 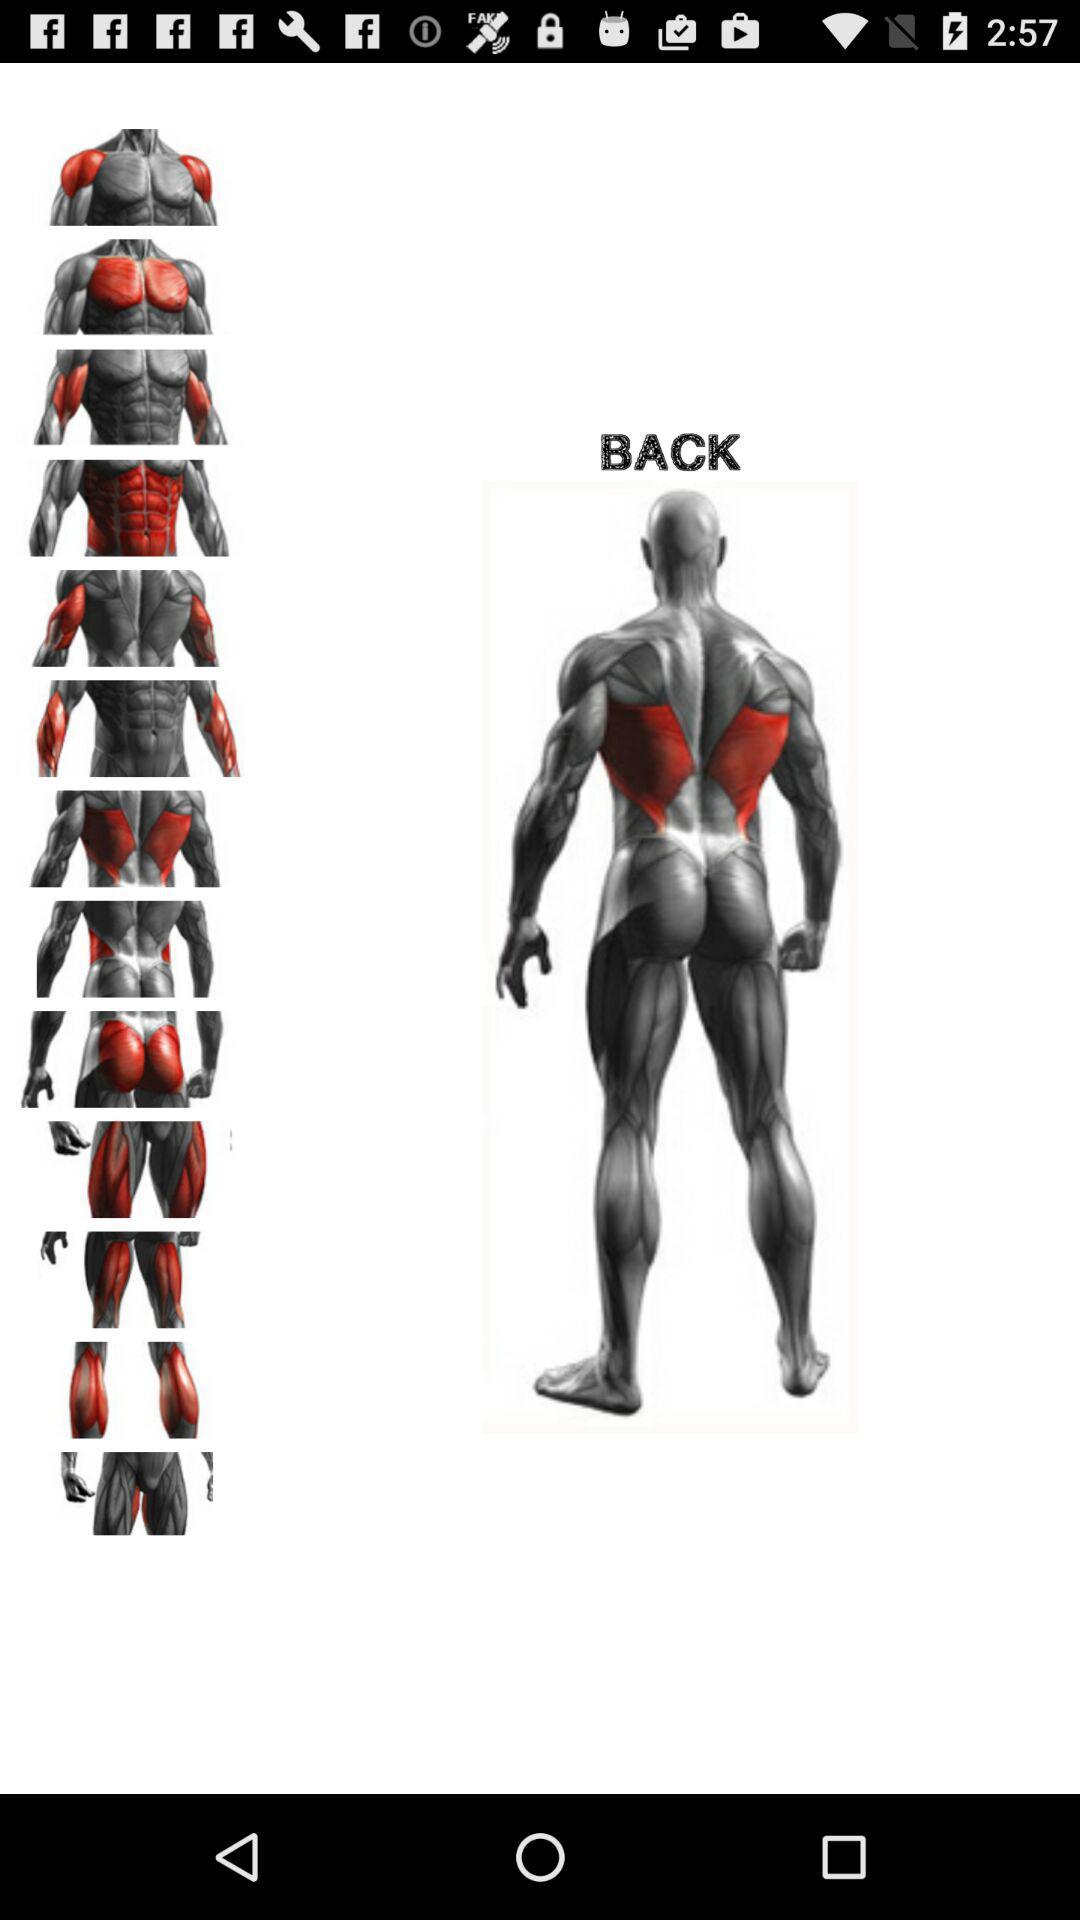 I want to click on display figure, so click(x=131, y=610).